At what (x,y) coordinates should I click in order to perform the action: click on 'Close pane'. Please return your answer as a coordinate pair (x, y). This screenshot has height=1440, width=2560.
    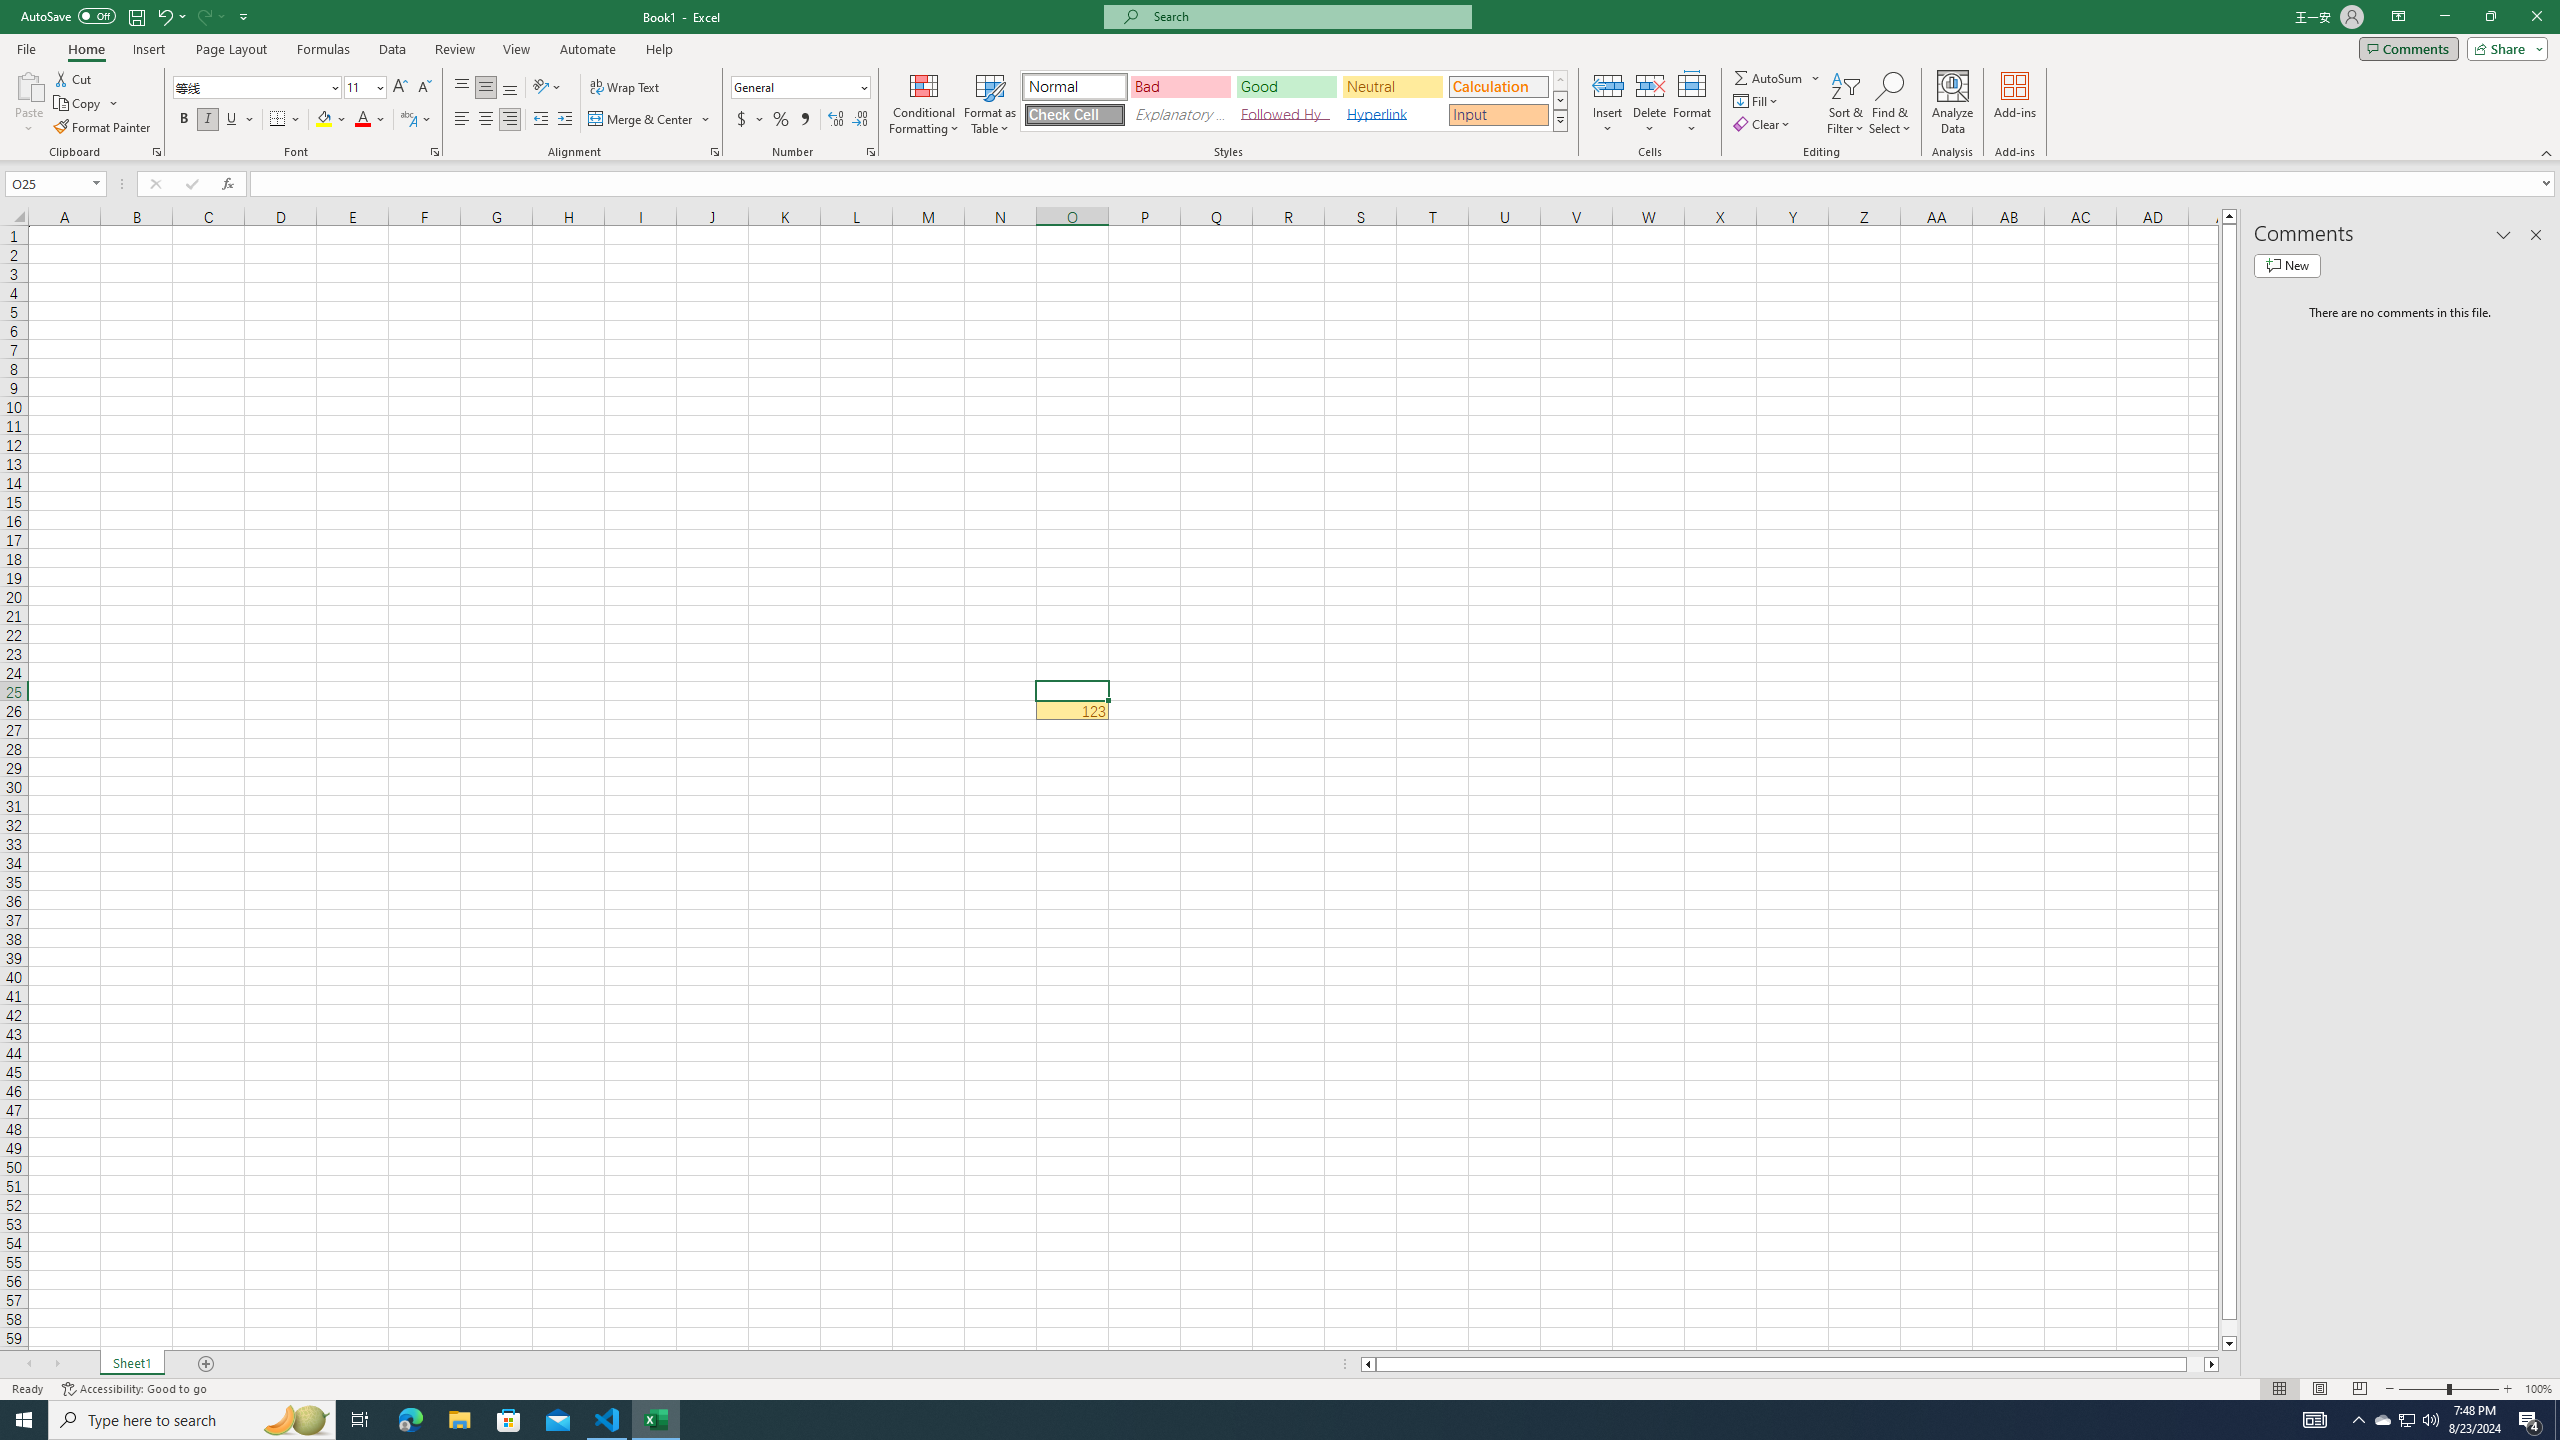
    Looking at the image, I should click on (2535, 234).